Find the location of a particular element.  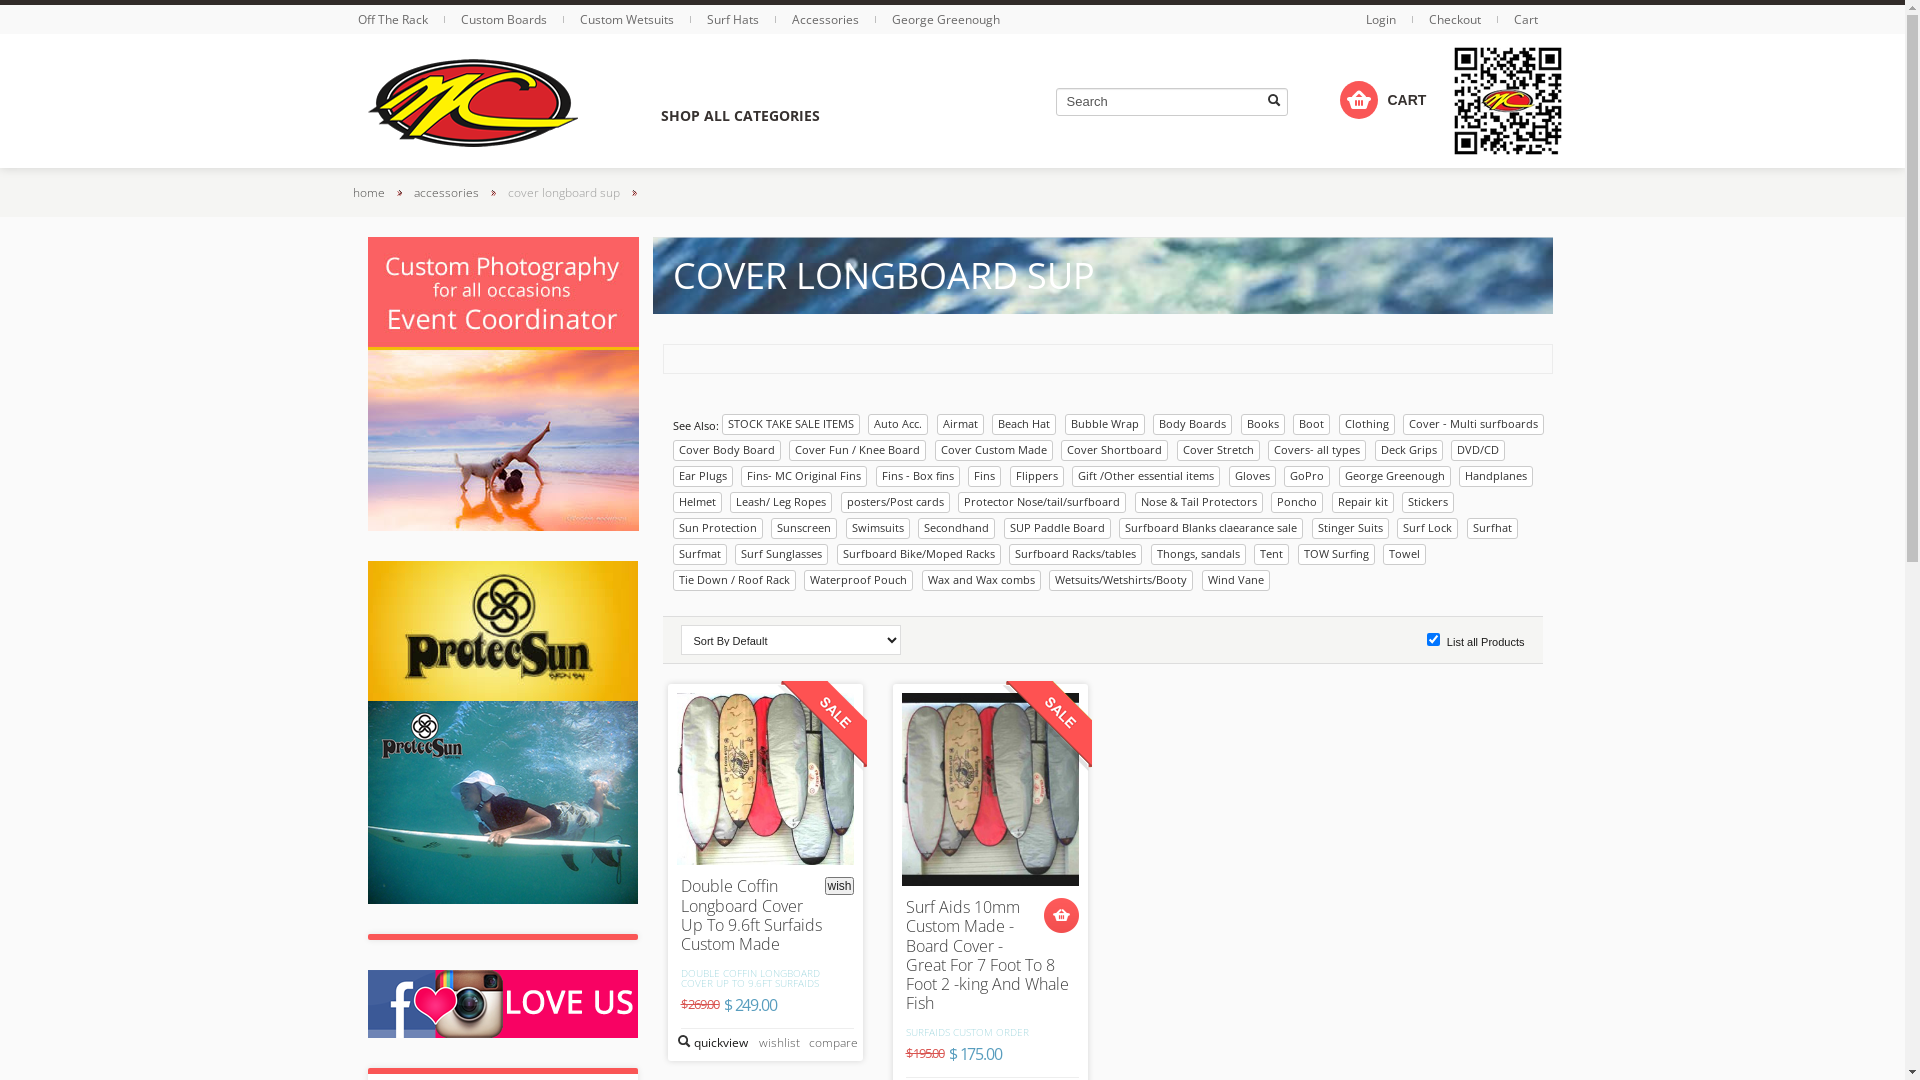

'Surf Lock' is located at coordinates (1426, 527).